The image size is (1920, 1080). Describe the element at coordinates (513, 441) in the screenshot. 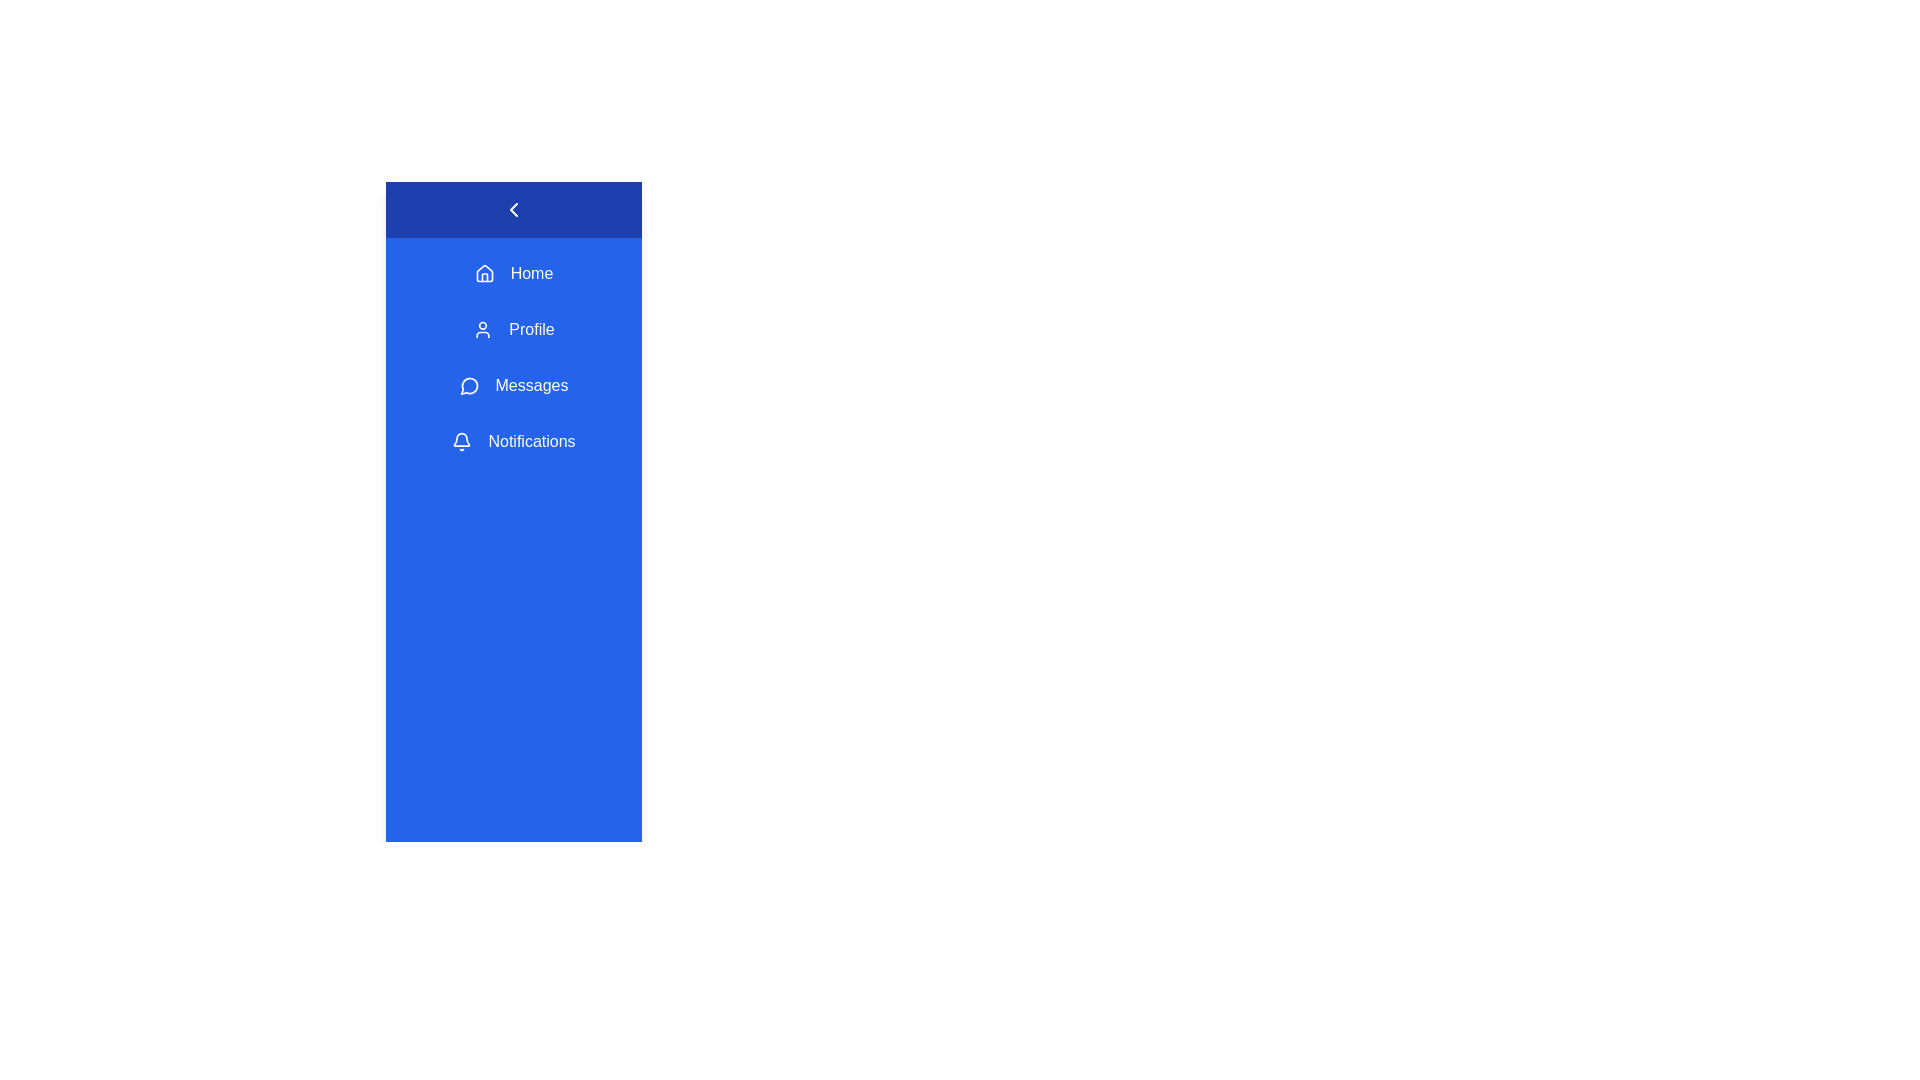

I see `the menu item Notifications from the sidebar navigation` at that location.